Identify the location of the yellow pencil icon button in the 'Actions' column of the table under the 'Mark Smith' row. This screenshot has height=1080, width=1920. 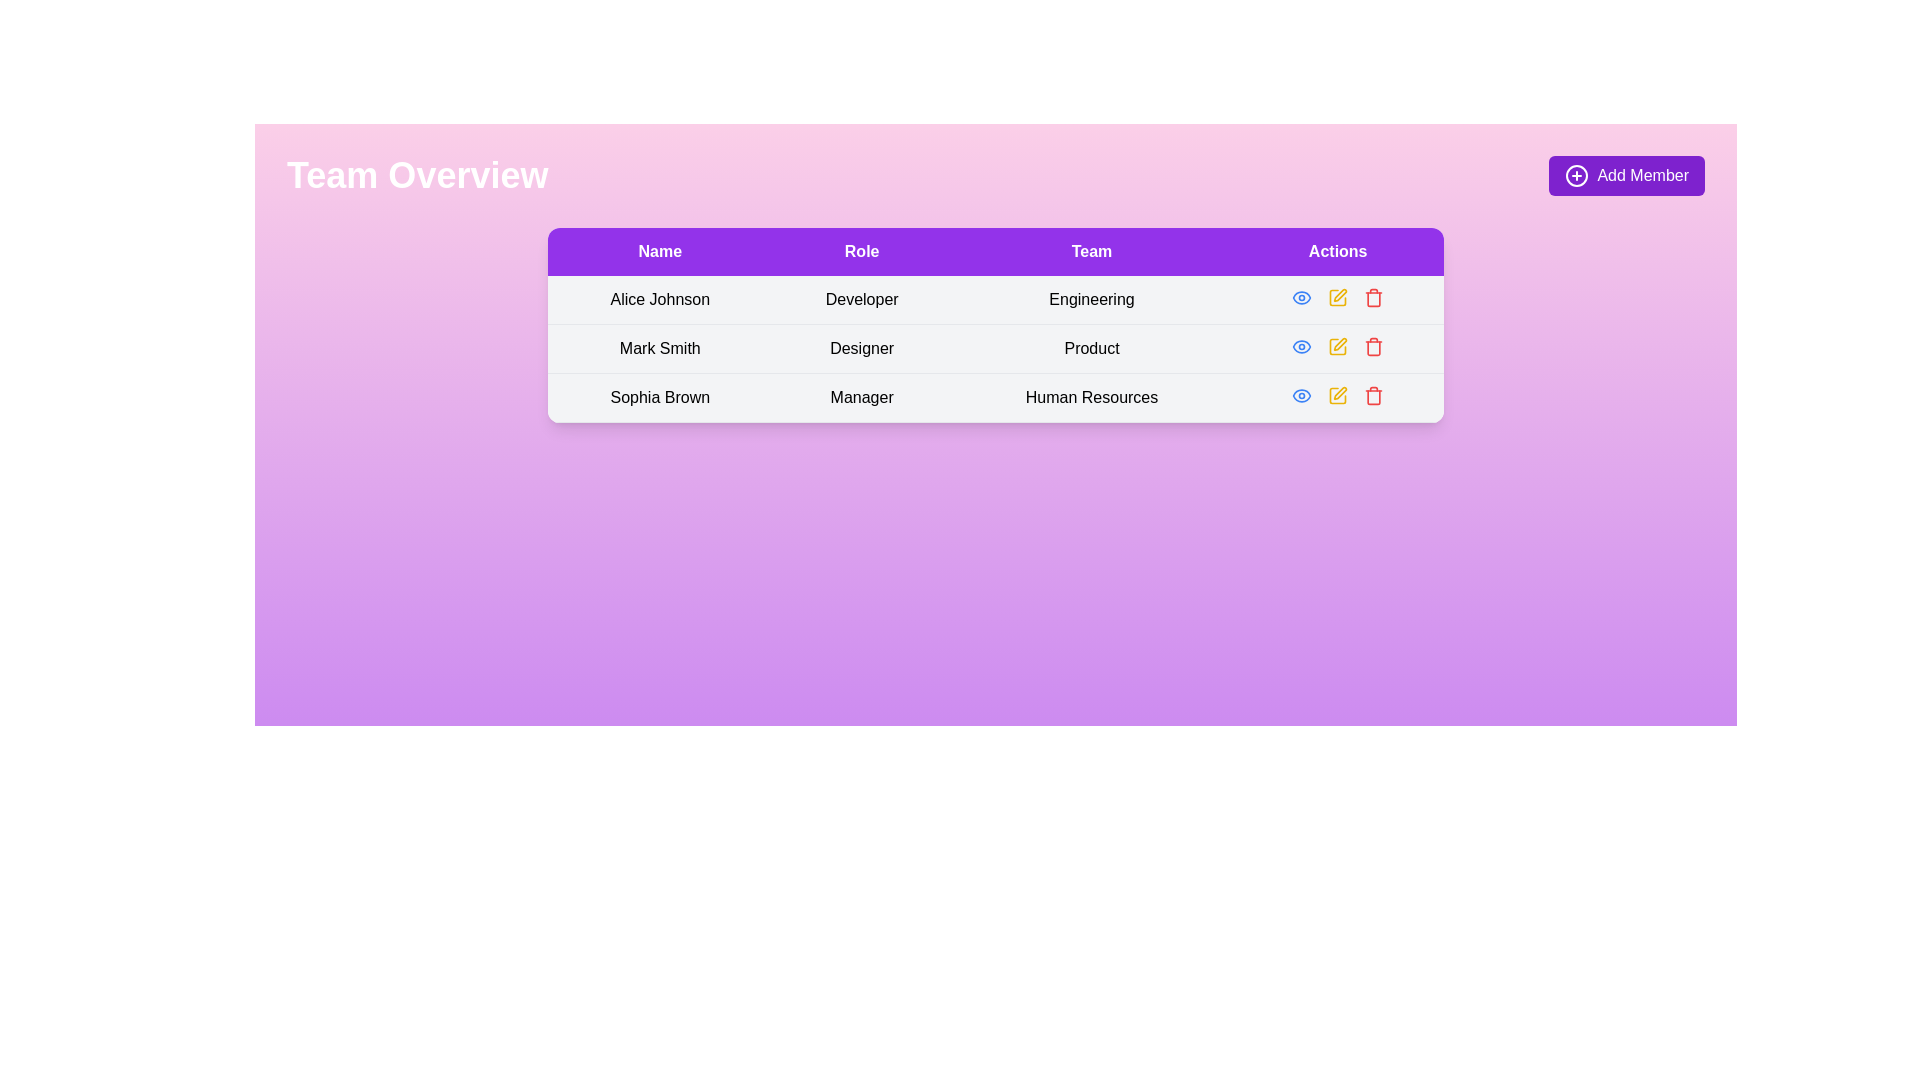
(1338, 346).